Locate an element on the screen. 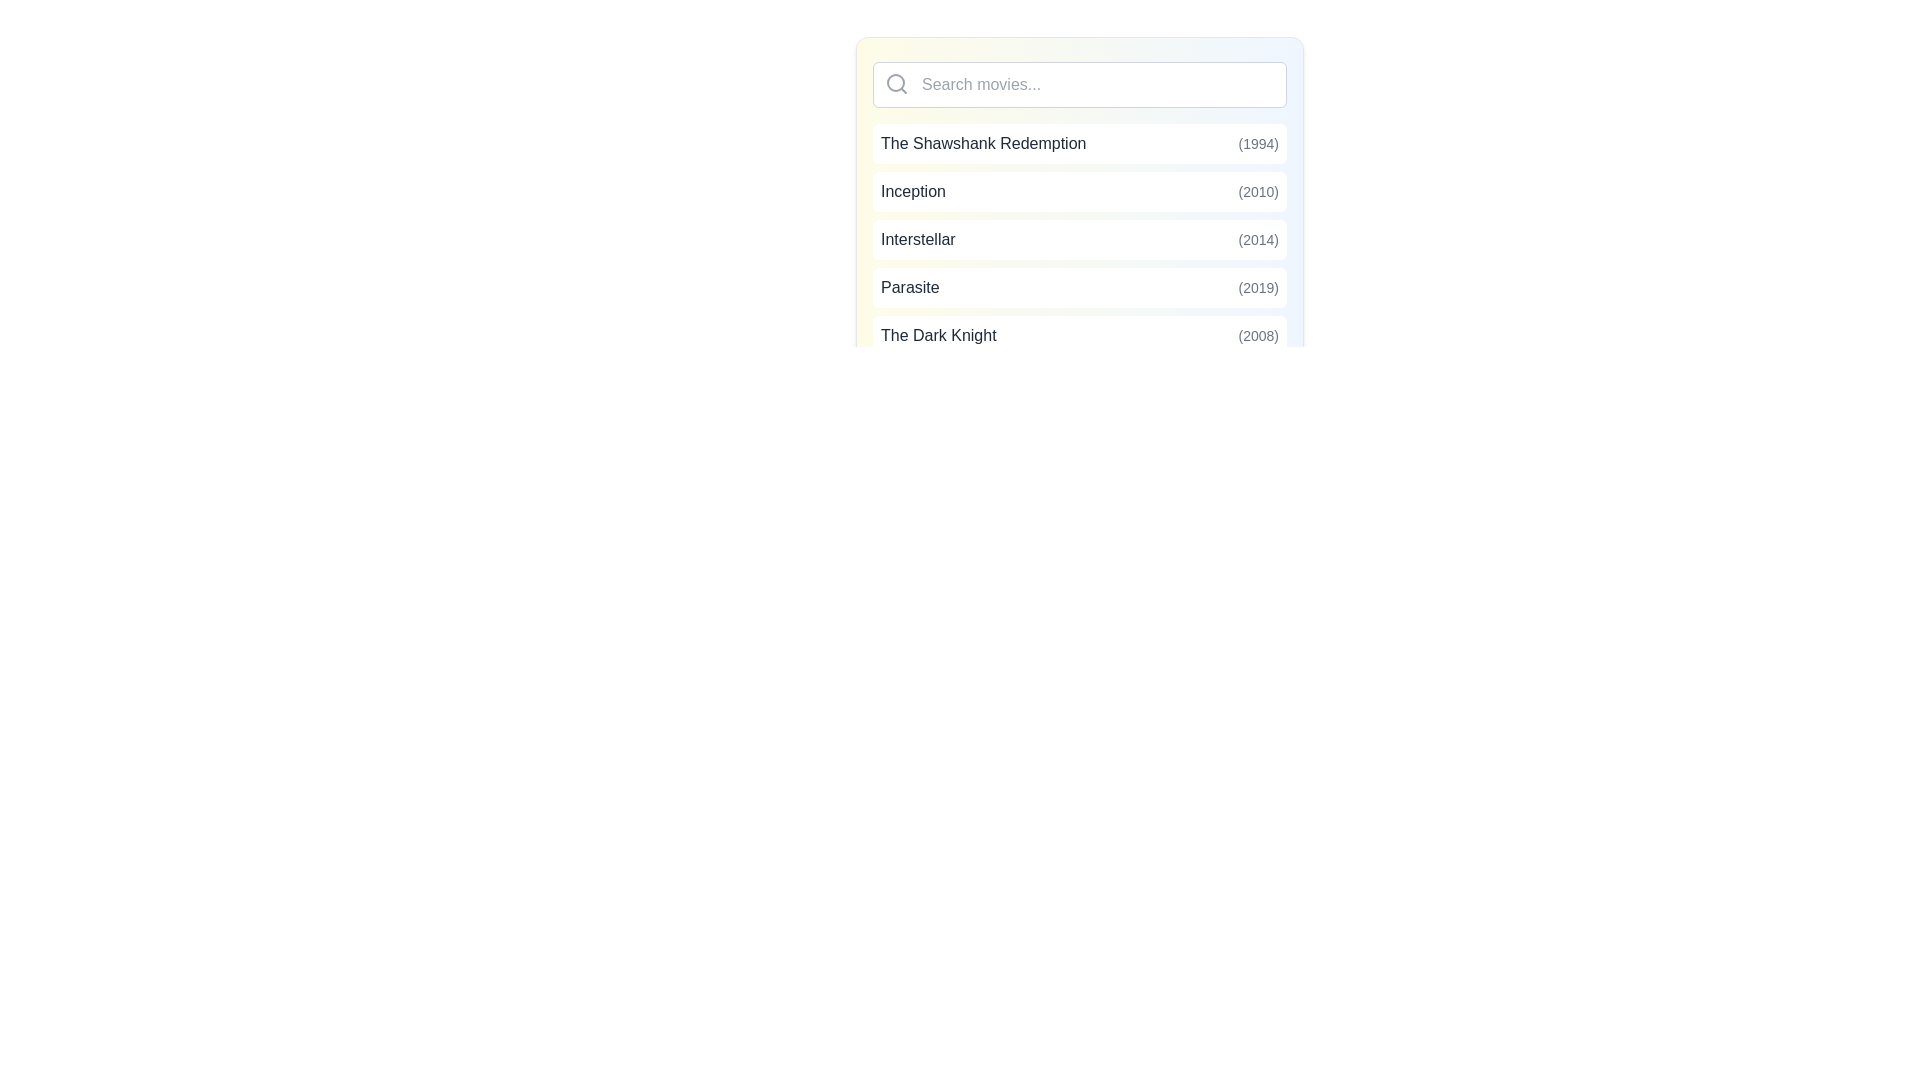 This screenshot has width=1920, height=1080. the film entry list item for 'Inception (2010)' is located at coordinates (1079, 208).